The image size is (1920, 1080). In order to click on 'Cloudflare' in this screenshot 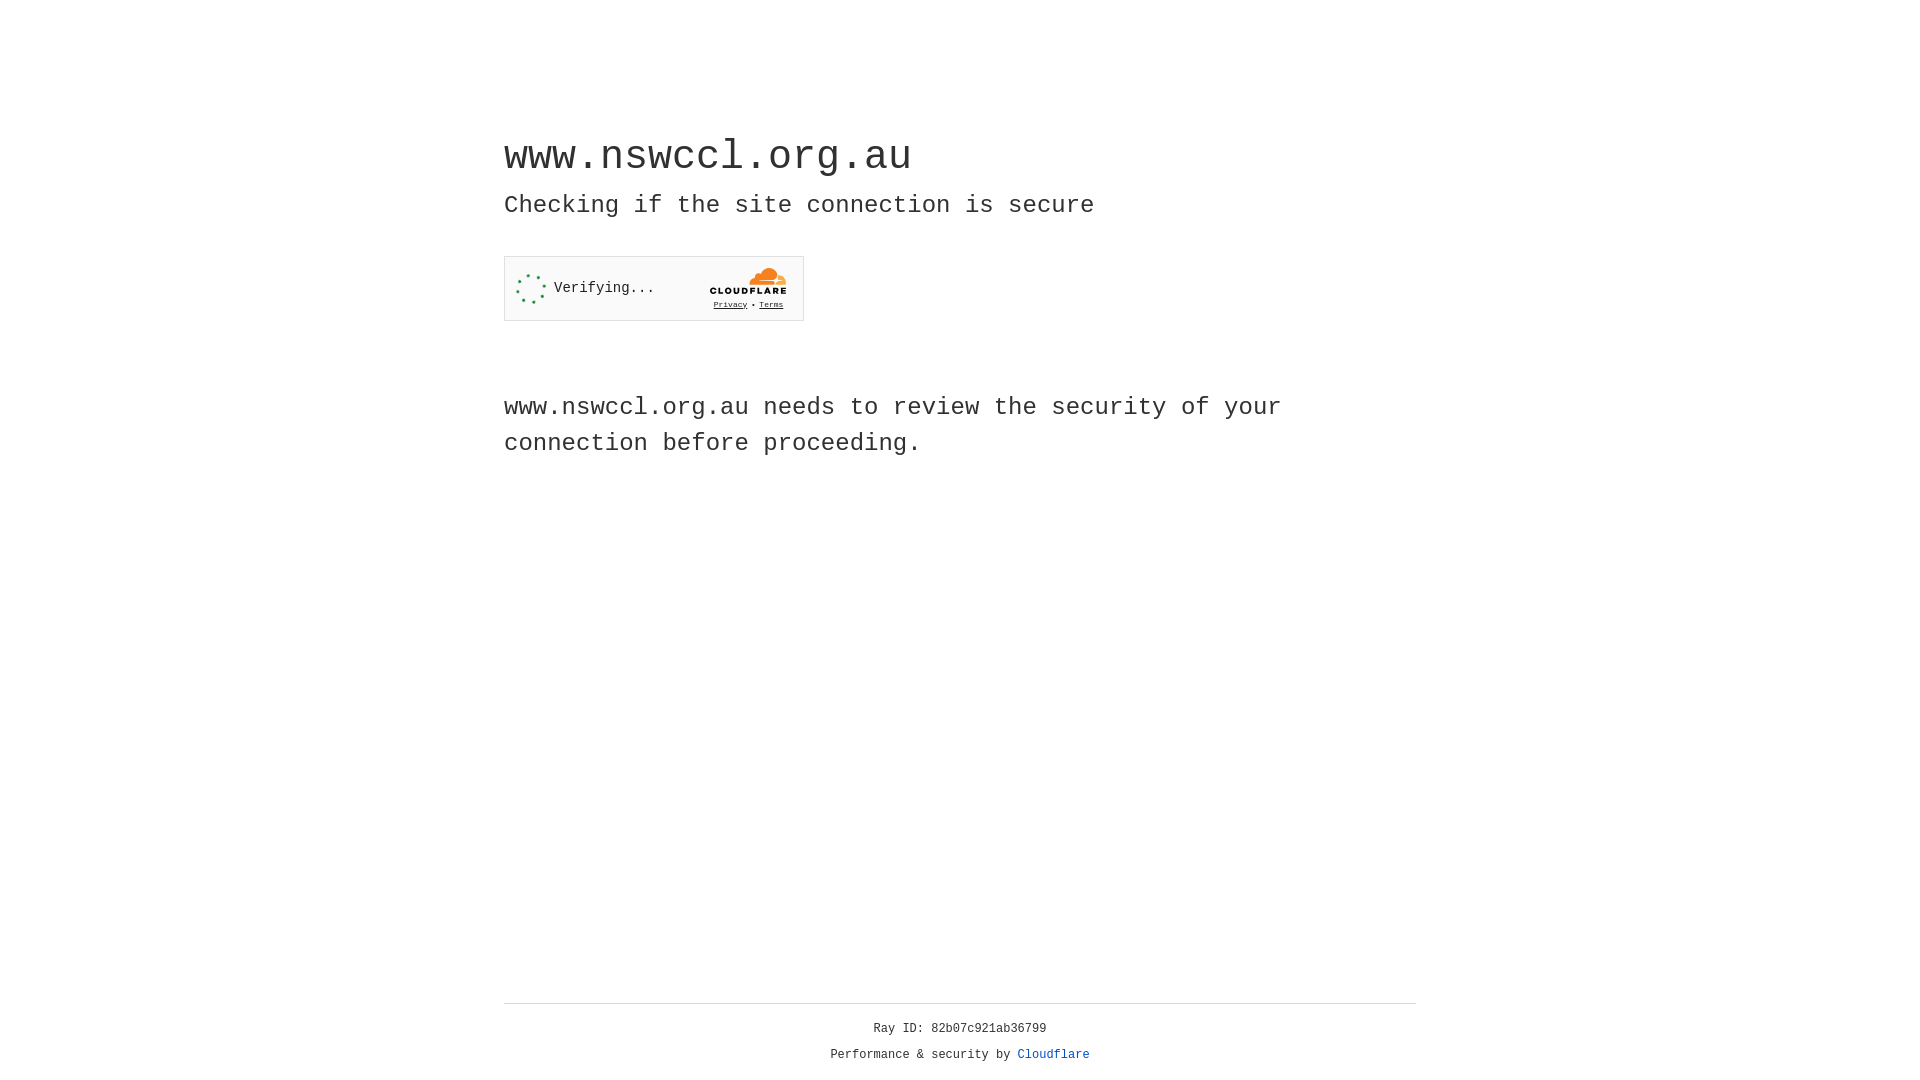, I will do `click(1053, 1054)`.